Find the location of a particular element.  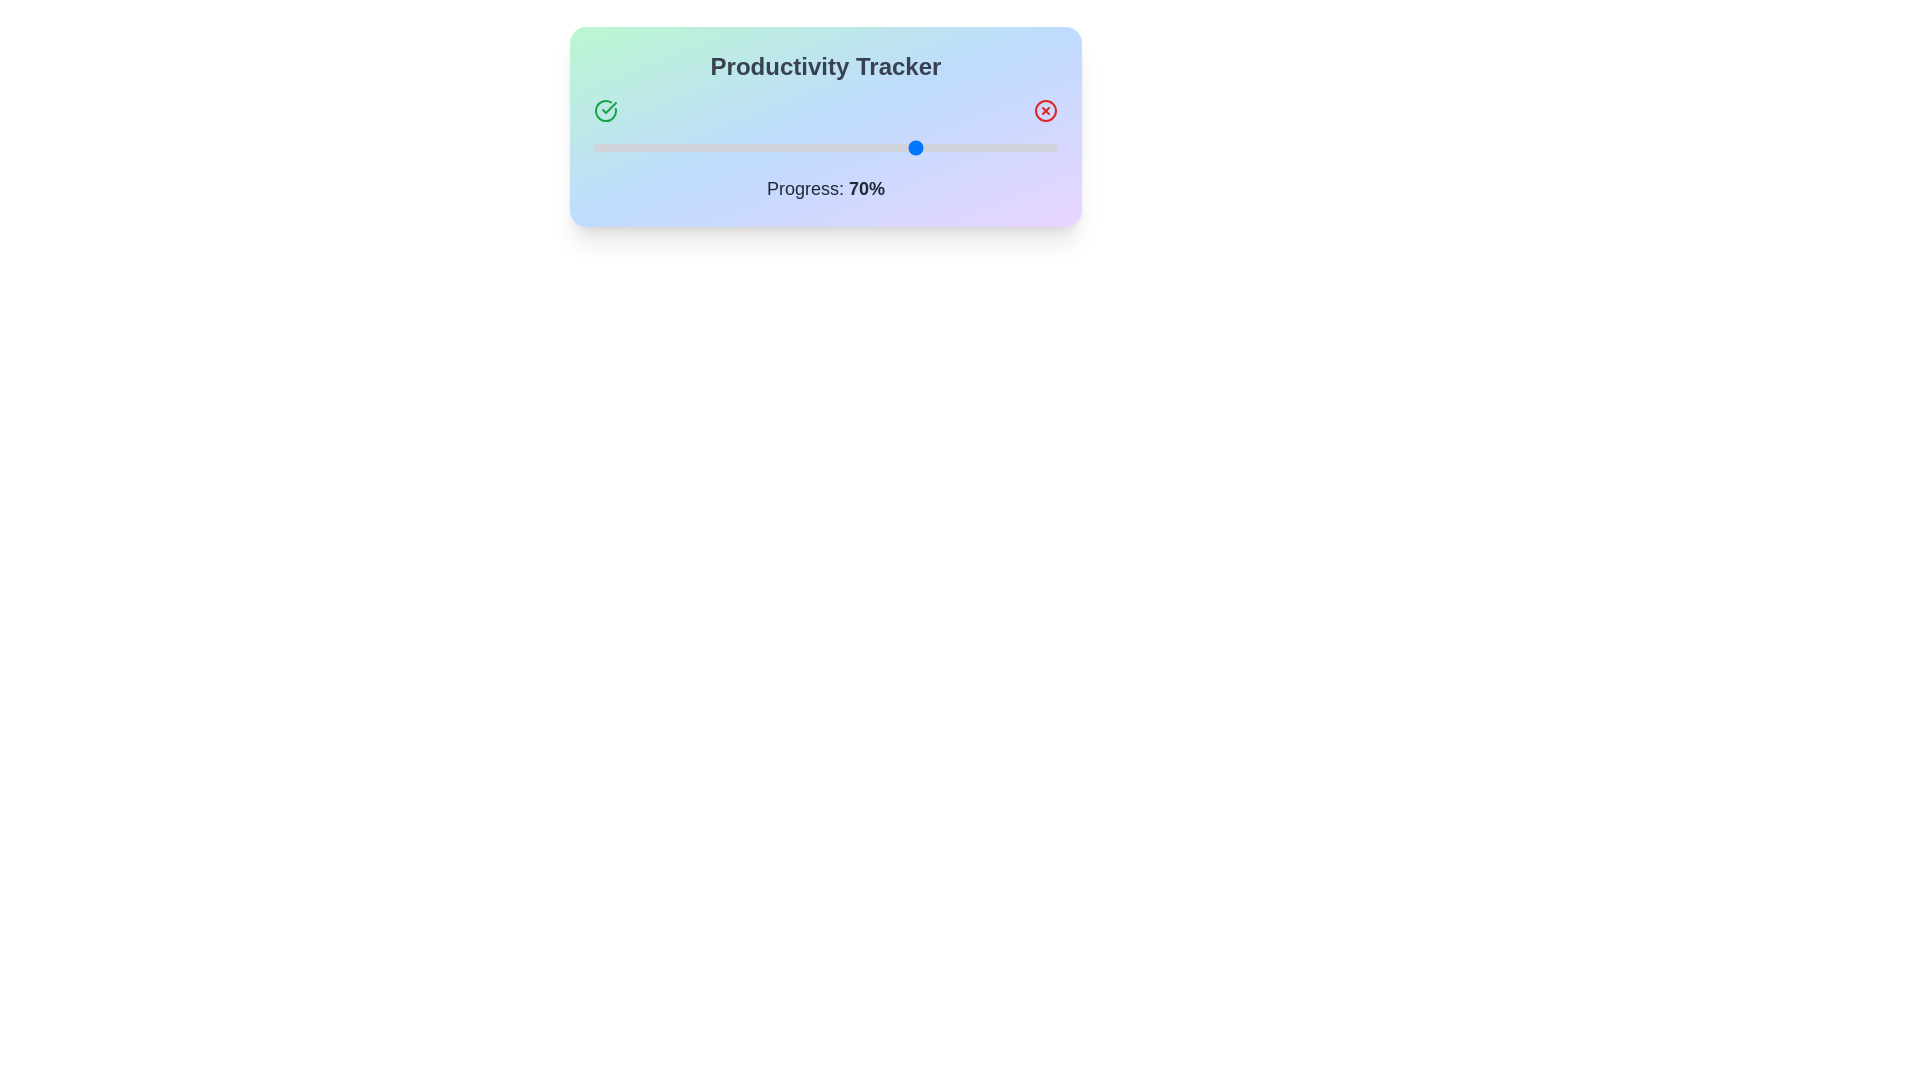

the green checkmark icon, which is located on the far left of the header area above a progress bar, indicating its importance with a minimalist design is located at coordinates (604, 111).